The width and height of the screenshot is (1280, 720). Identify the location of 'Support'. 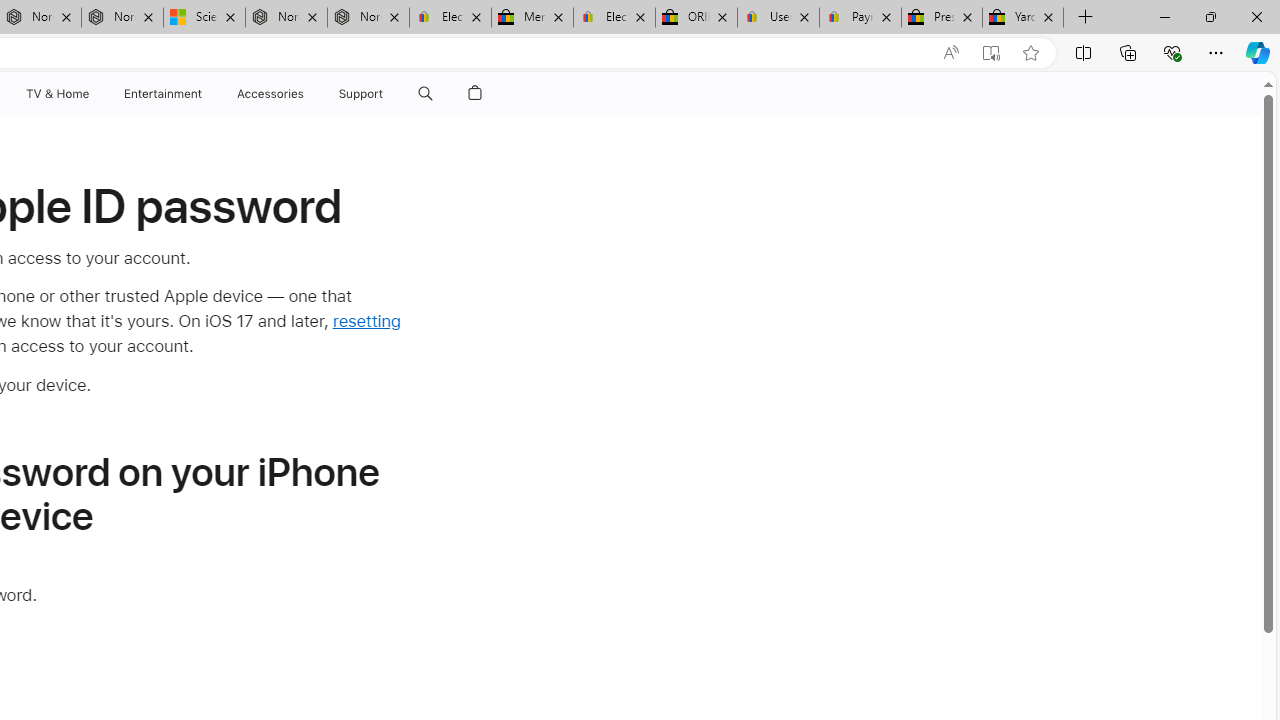
(361, 93).